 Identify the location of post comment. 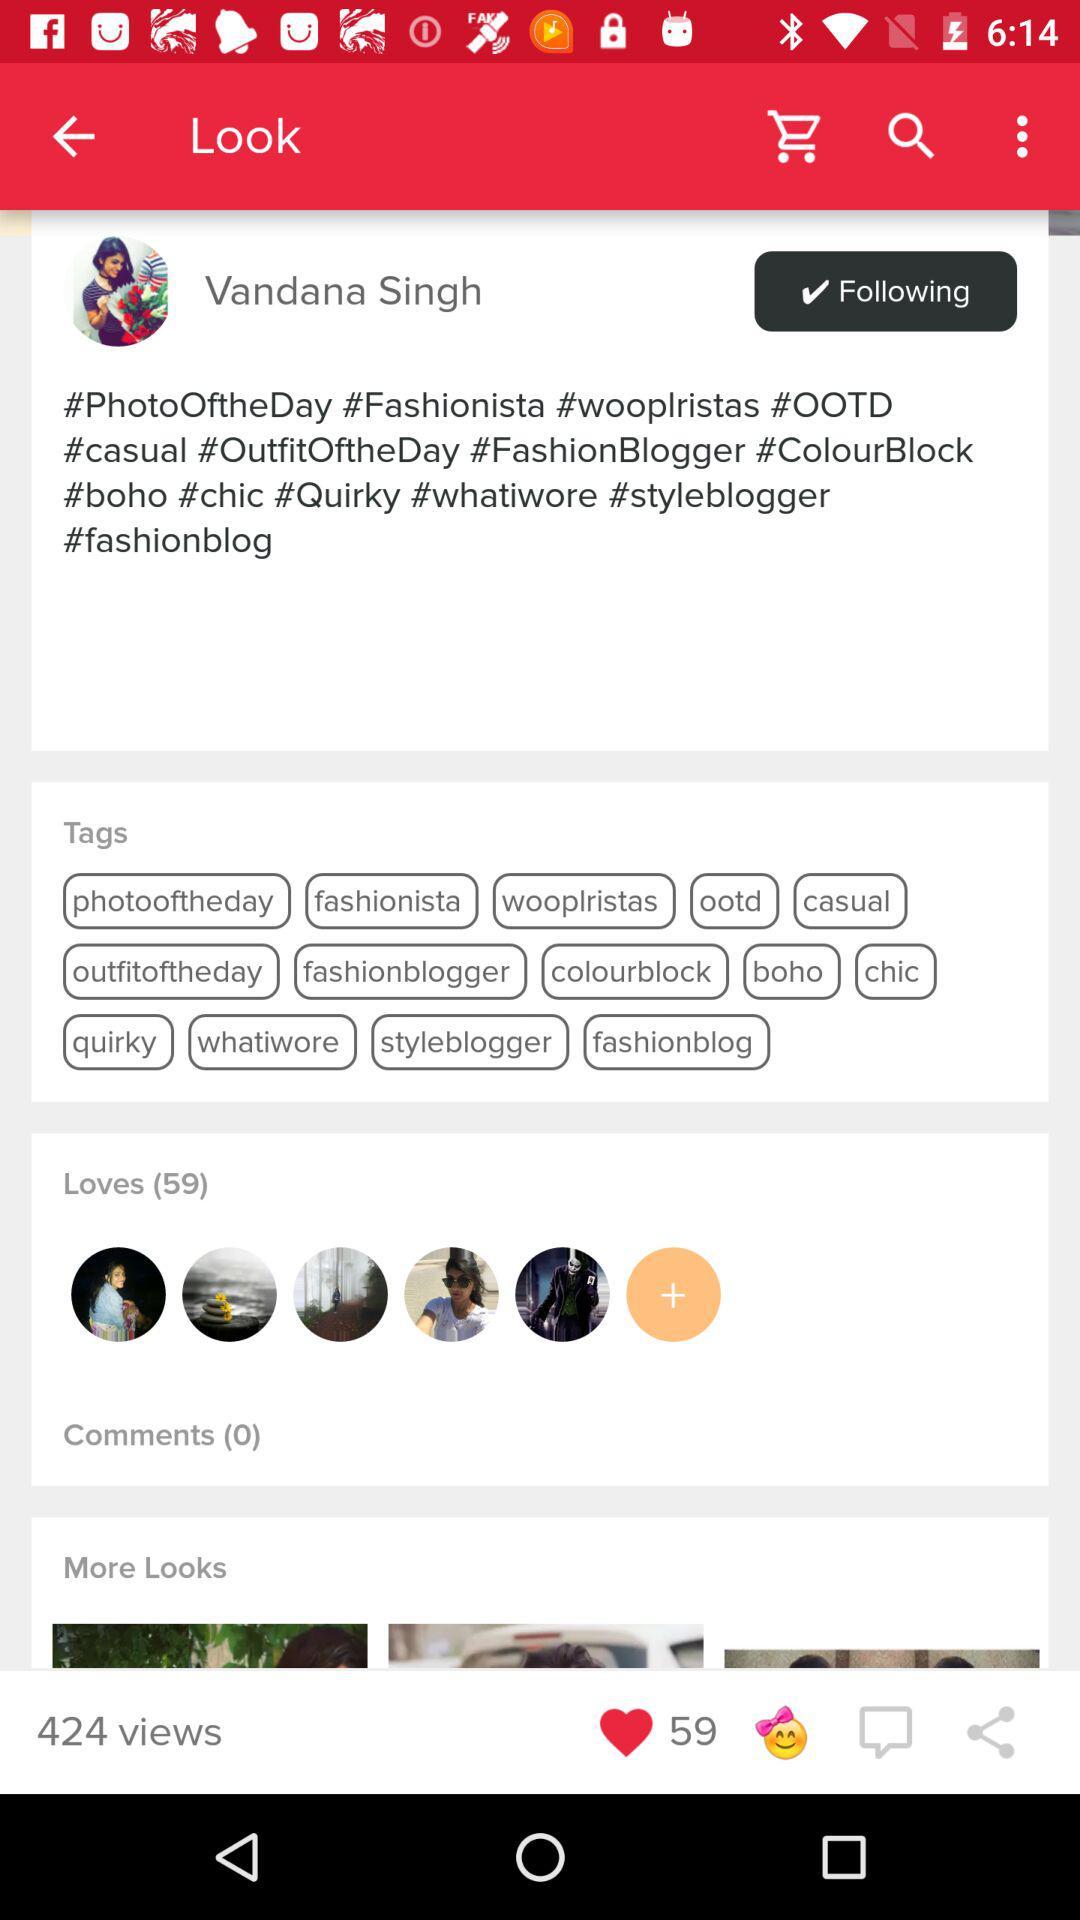
(884, 1731).